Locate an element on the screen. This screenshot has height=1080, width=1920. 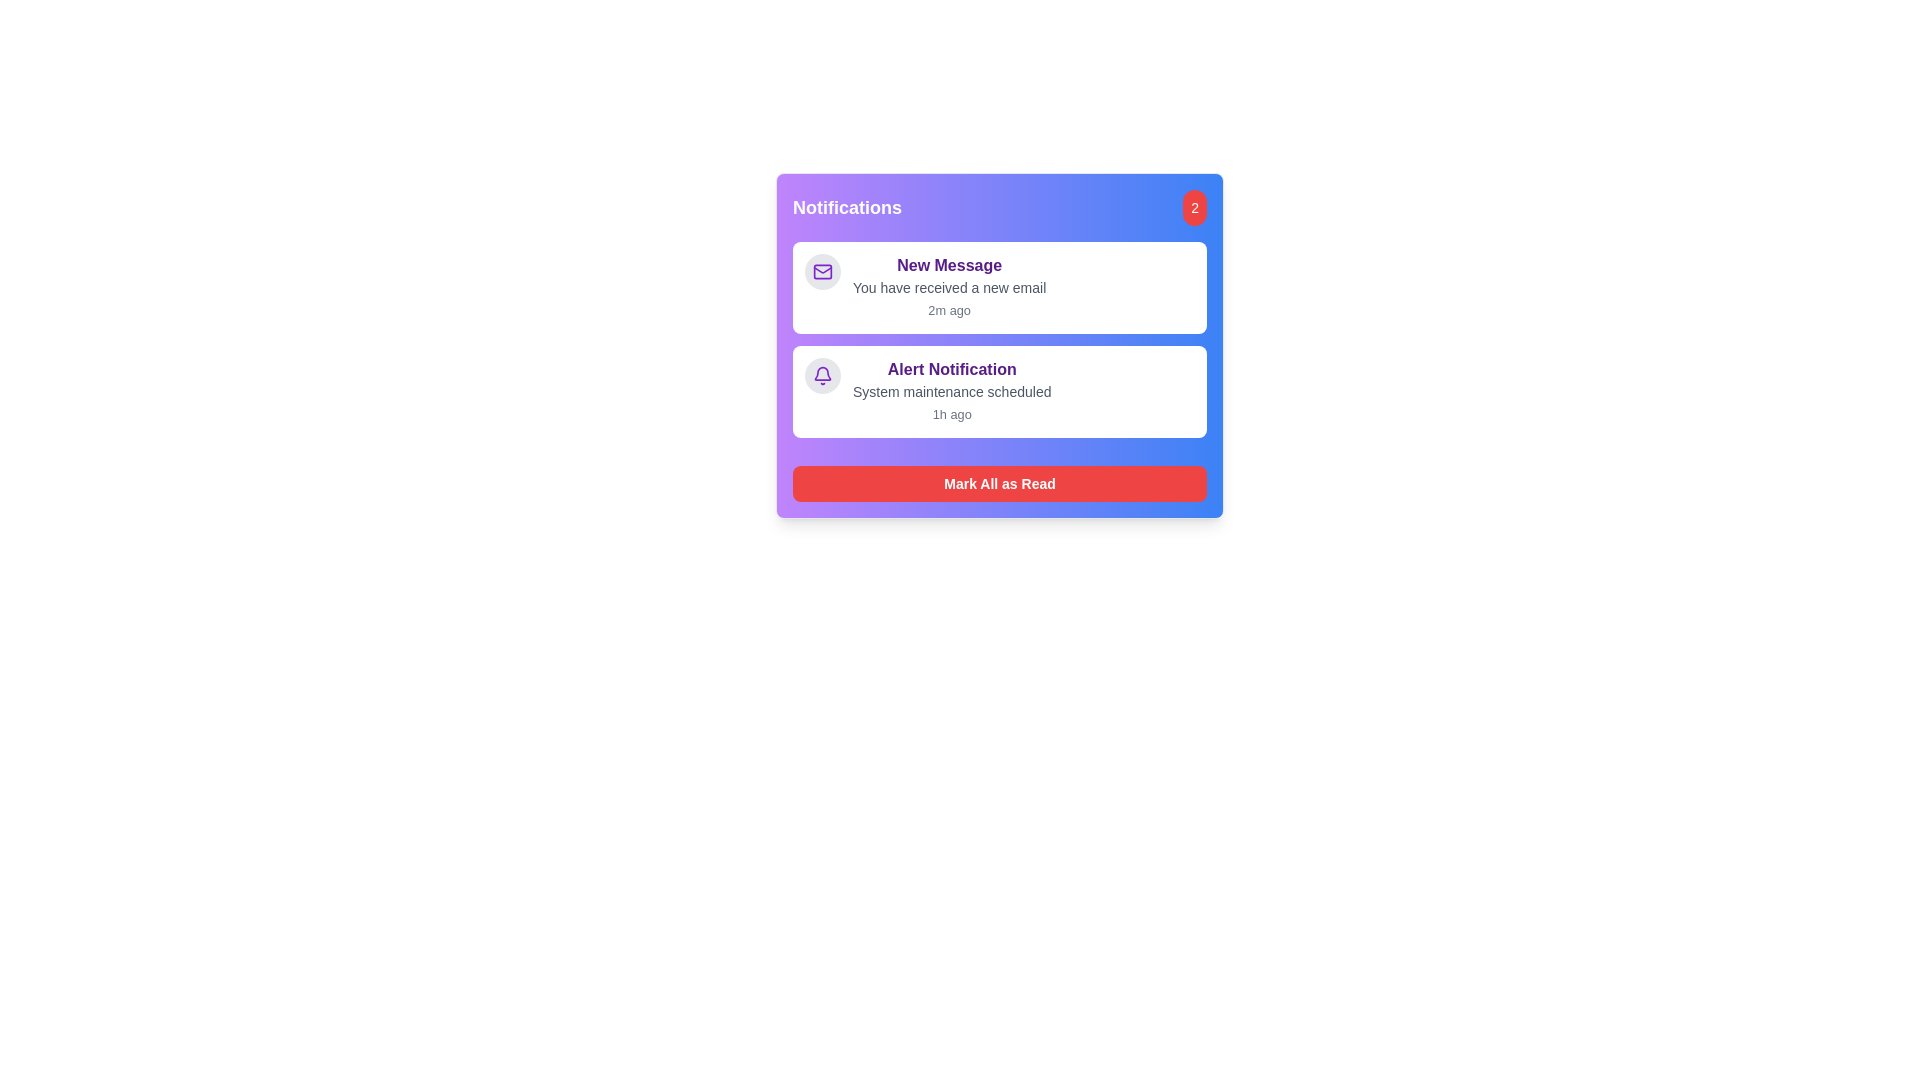
the triangular graphic of the envelope icon that represents the fold or flap, located next to the 'New Message' notification is located at coordinates (822, 270).